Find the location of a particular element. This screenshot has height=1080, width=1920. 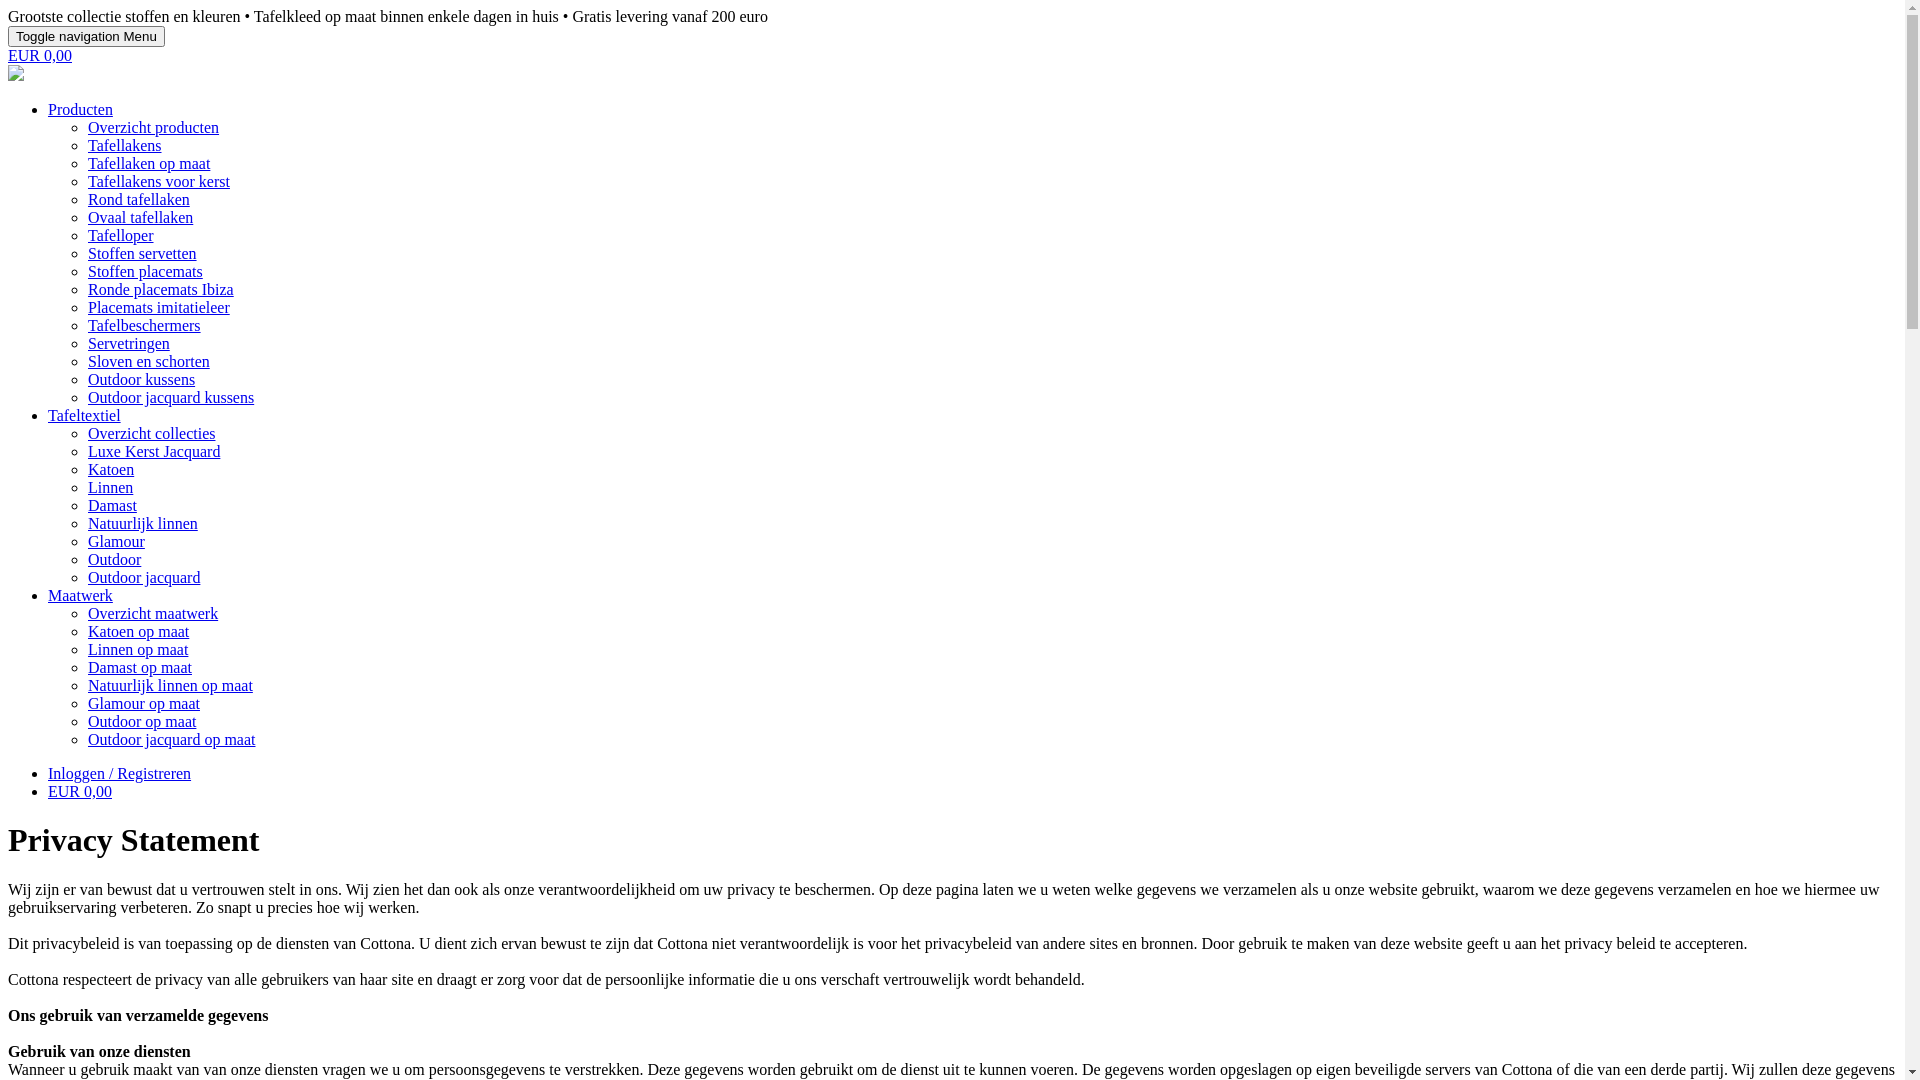

'Damast' is located at coordinates (111, 504).